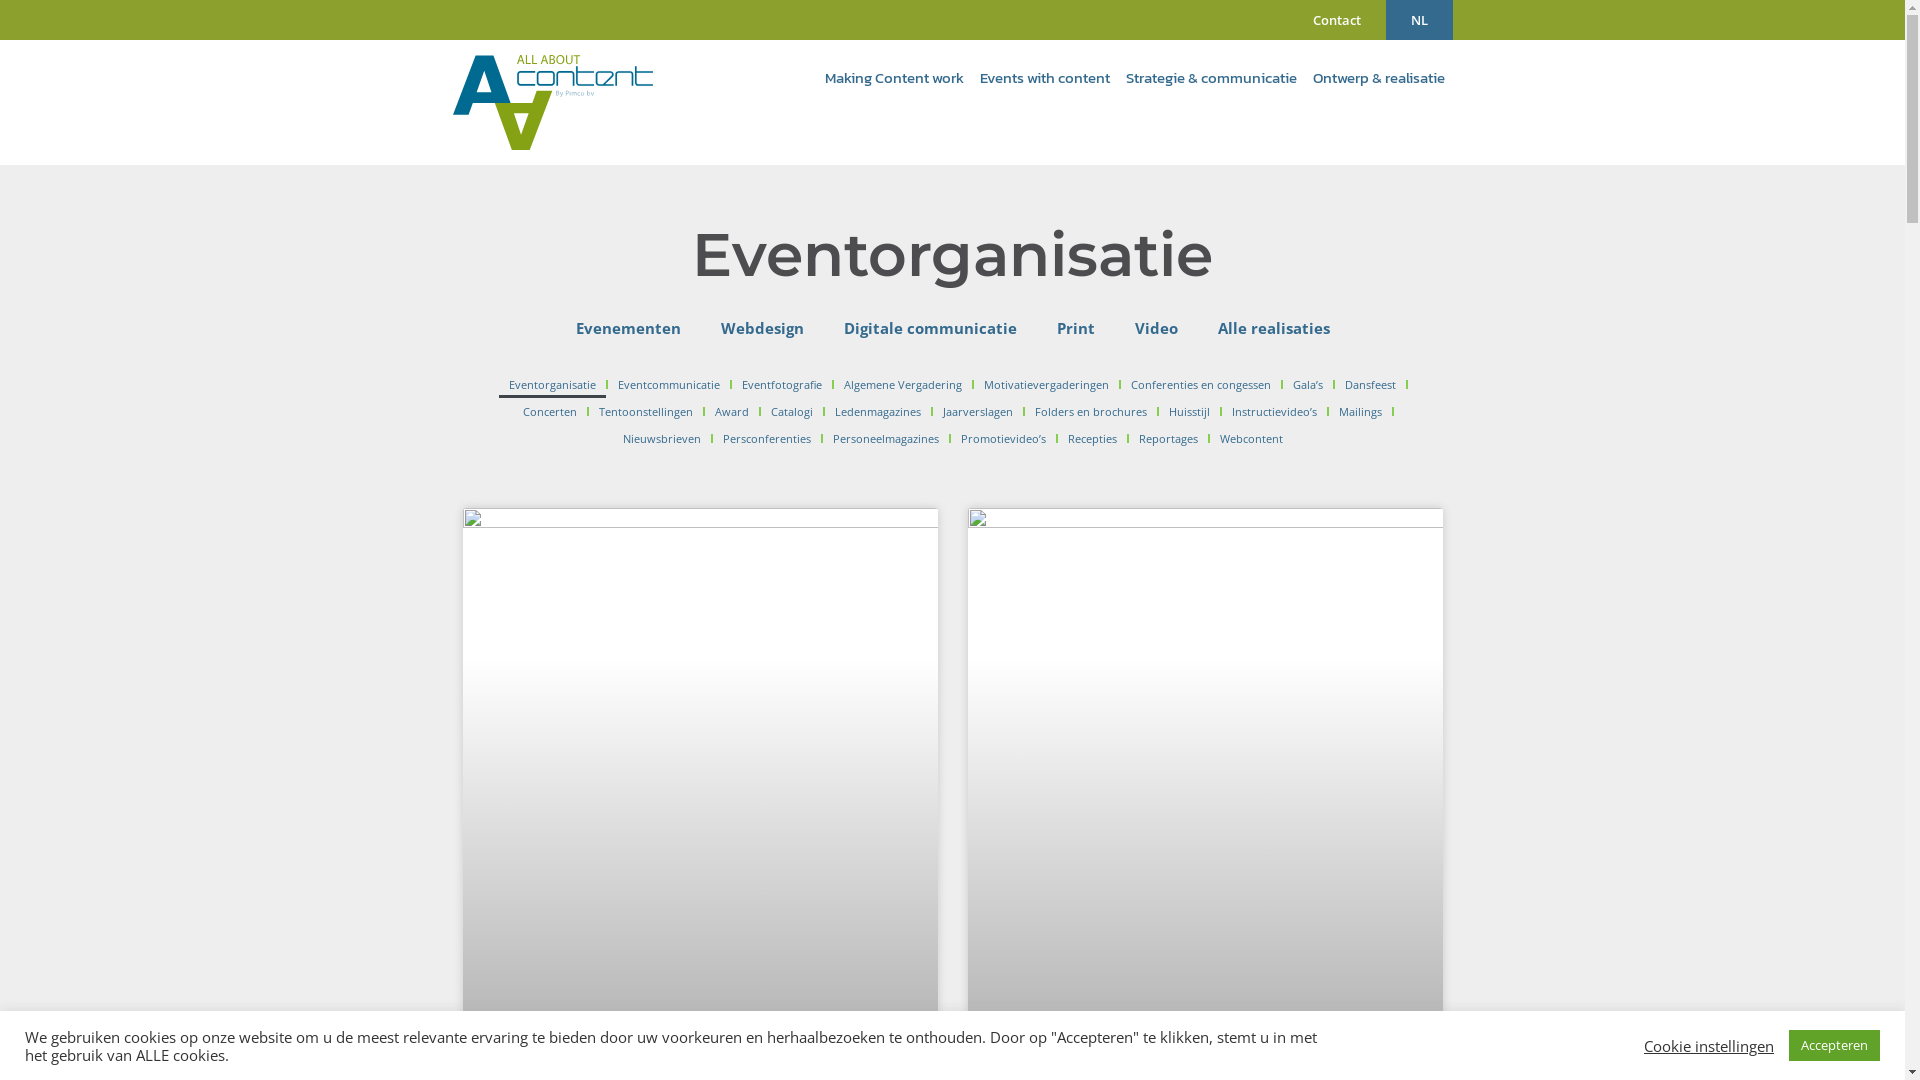 The image size is (1920, 1080). I want to click on 'Making Content work', so click(816, 76).